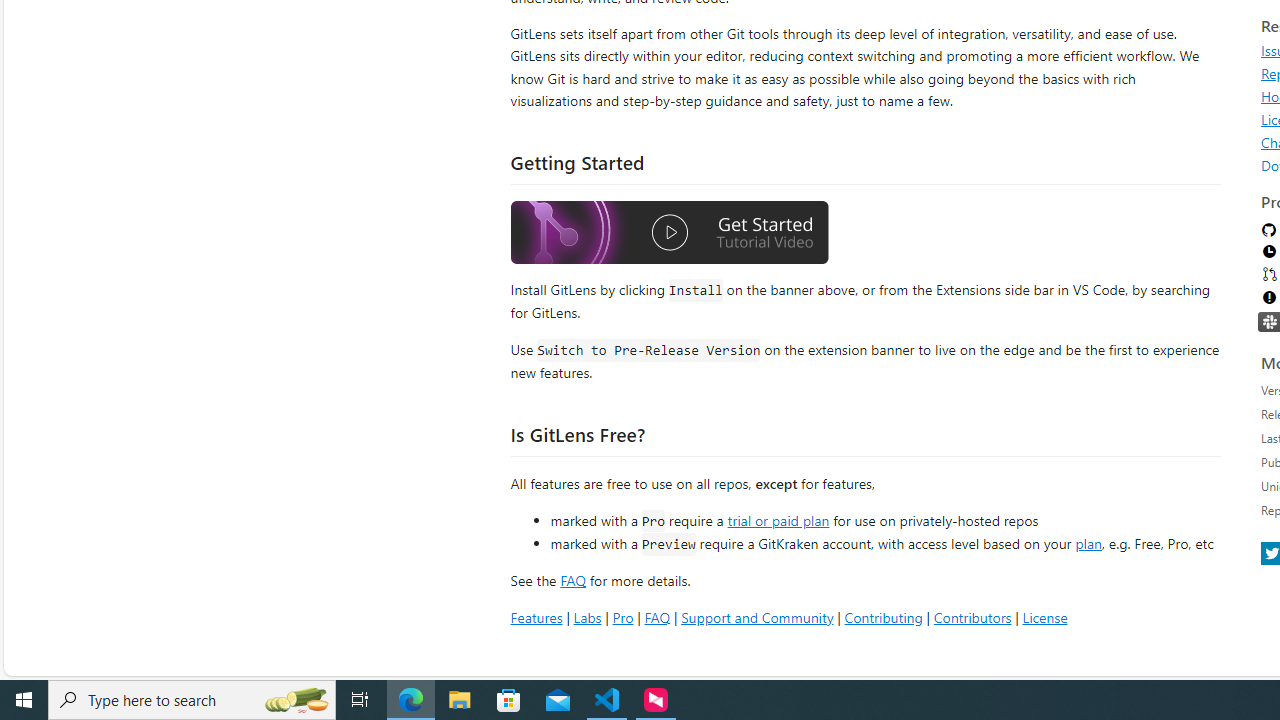 The image size is (1280, 720). What do you see at coordinates (669, 232) in the screenshot?
I see `'Watch the GitLens Getting Started video'` at bounding box center [669, 232].